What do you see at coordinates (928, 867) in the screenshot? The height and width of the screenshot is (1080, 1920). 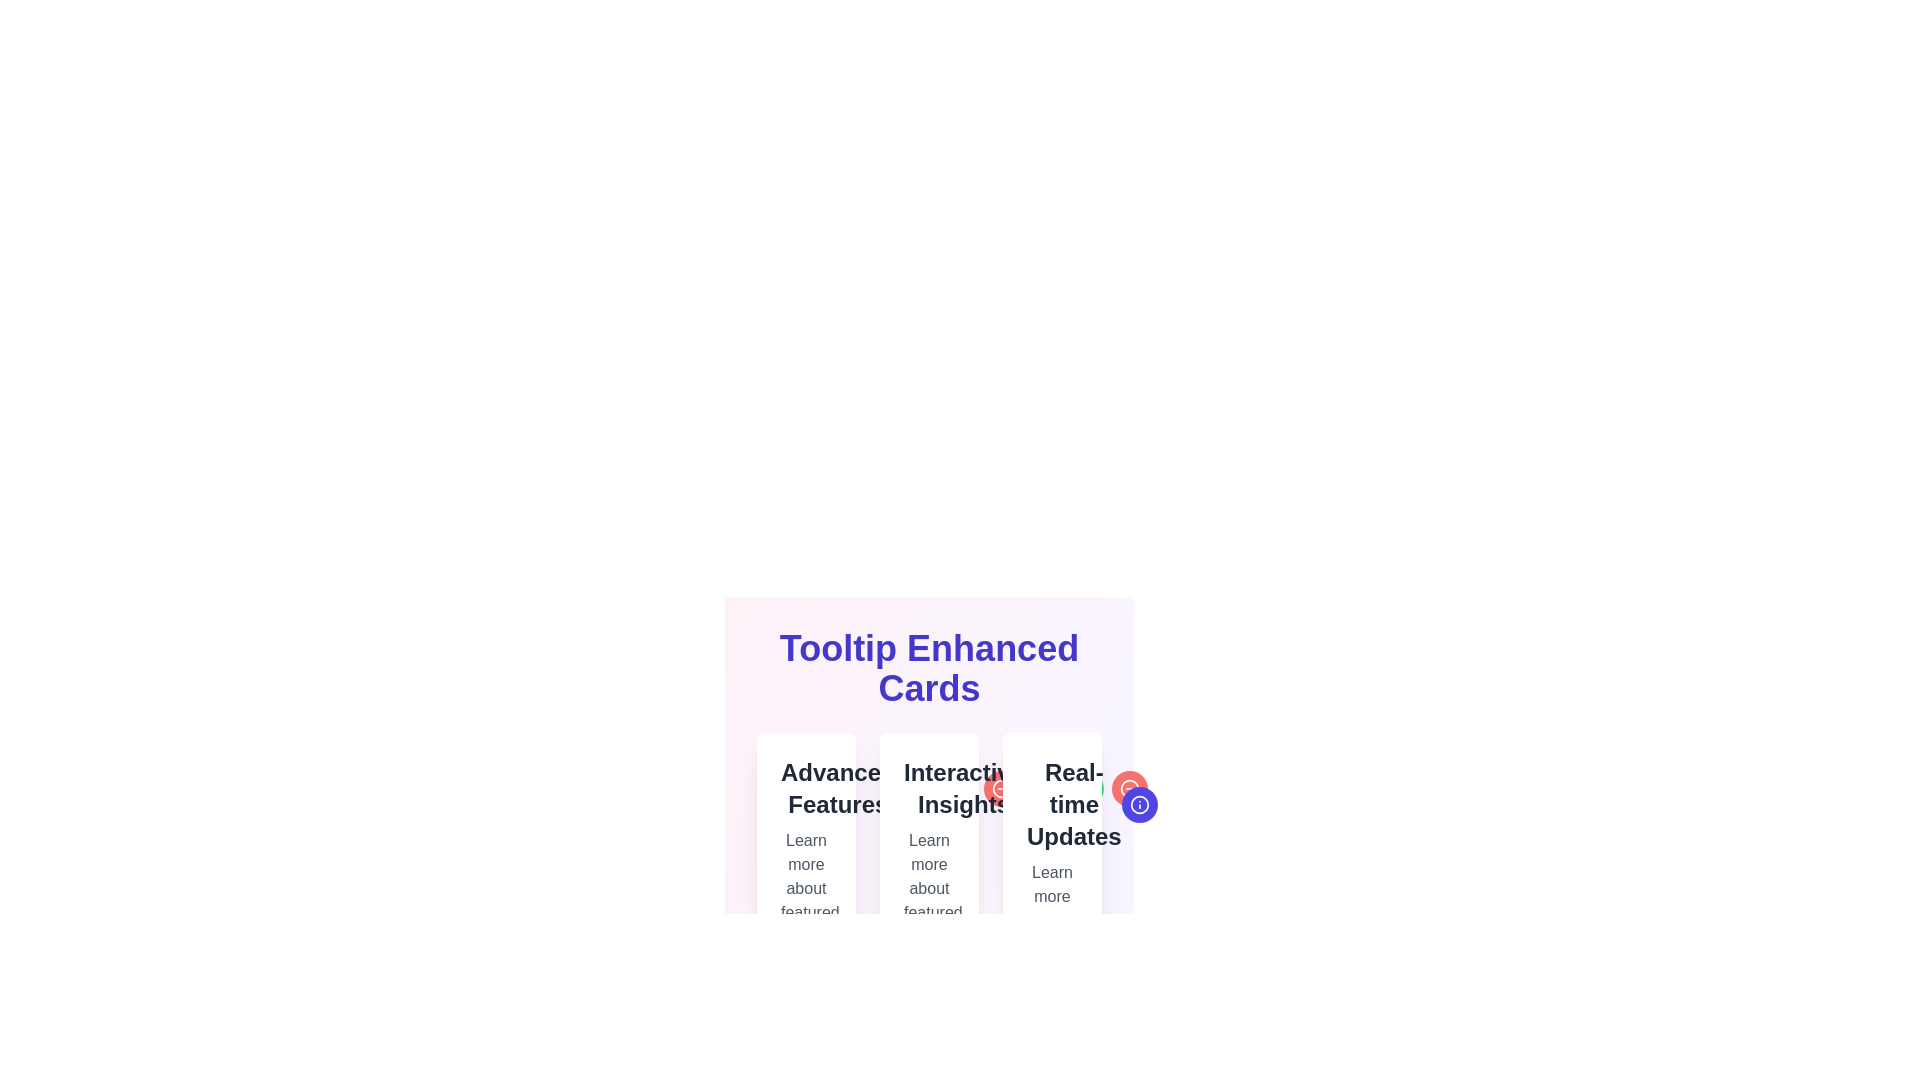 I see `the Informational Card titled 'Interactive Insights', which has a white background and rounded corners, located in the center of the grid` at bounding box center [928, 867].